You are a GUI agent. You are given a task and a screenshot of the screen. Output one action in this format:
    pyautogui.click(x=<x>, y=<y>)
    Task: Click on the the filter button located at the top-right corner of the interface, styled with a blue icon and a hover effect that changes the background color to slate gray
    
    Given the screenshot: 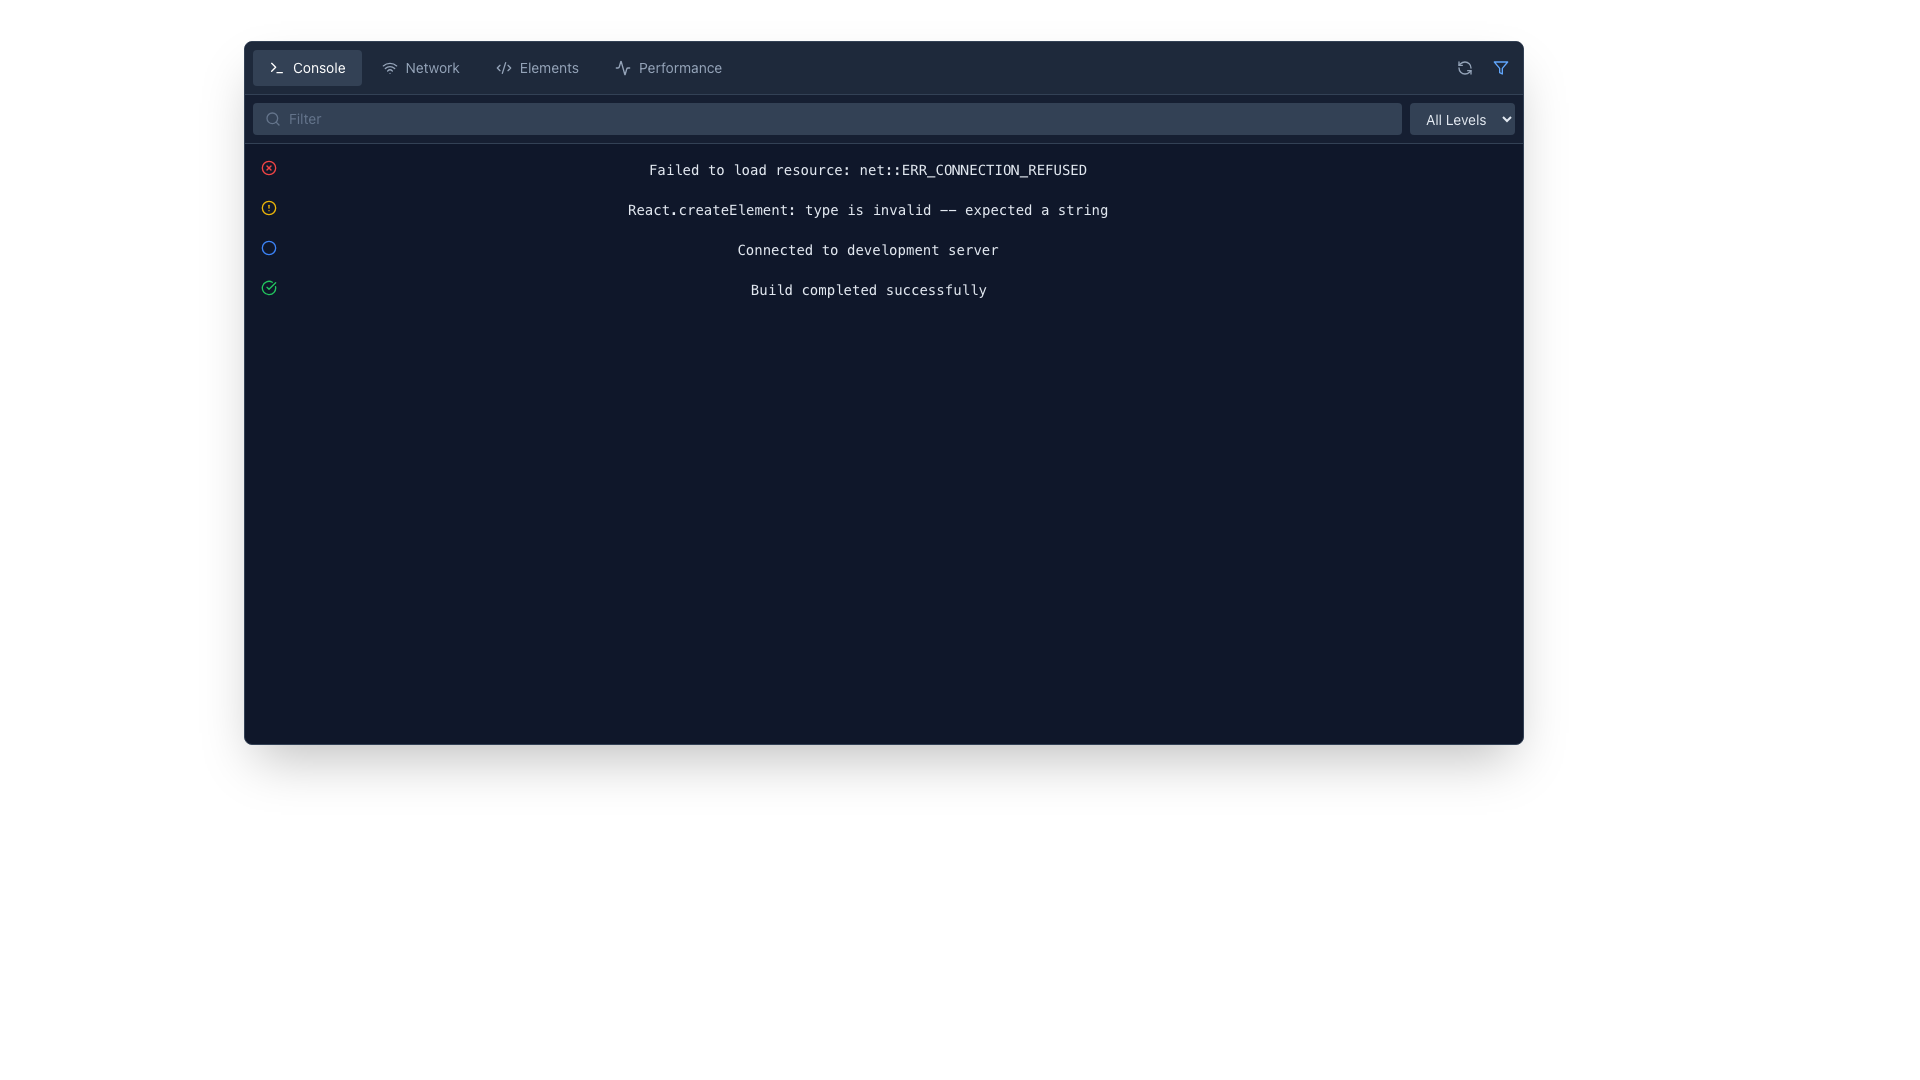 What is the action you would take?
    pyautogui.click(x=1501, y=67)
    